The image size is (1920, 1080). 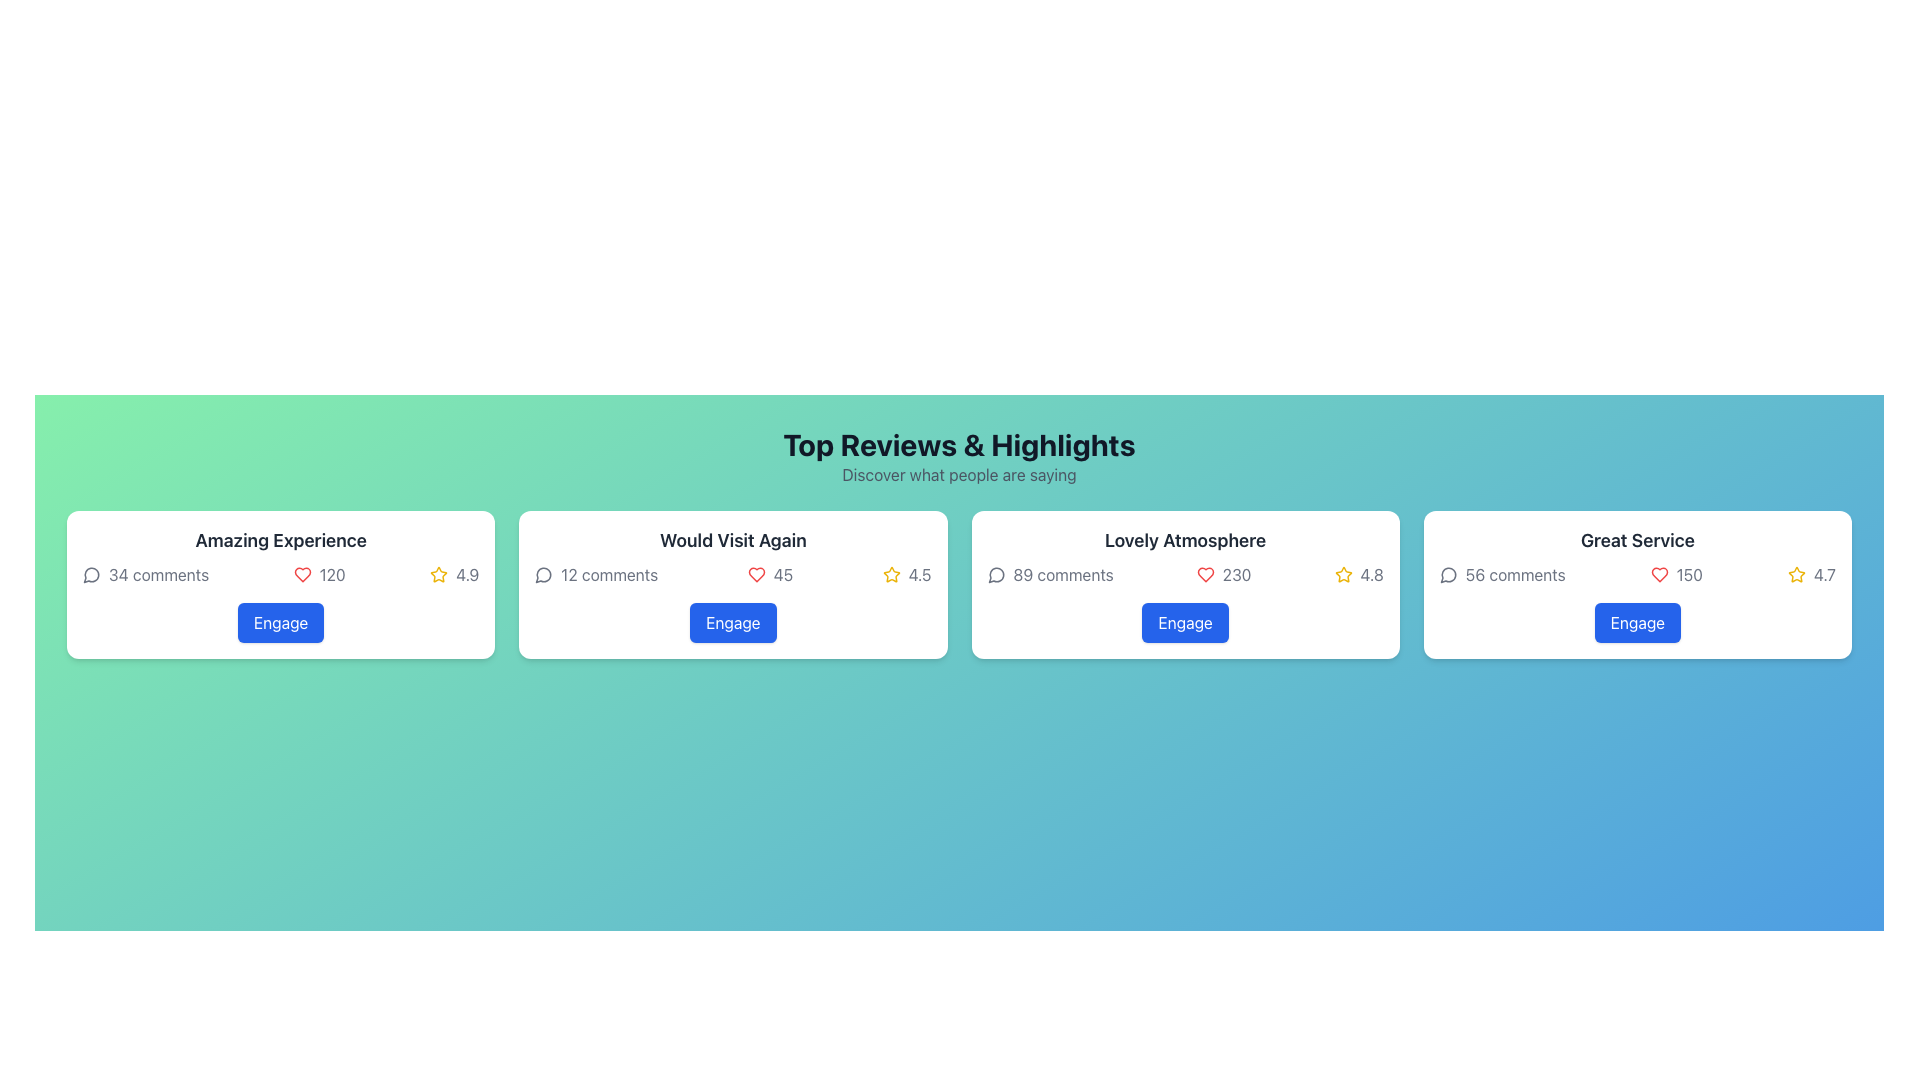 What do you see at coordinates (1204, 574) in the screenshot?
I see `the heart icon indicating the 'like' or 'favorite' count in the 'Lovely Atmosphere' card` at bounding box center [1204, 574].